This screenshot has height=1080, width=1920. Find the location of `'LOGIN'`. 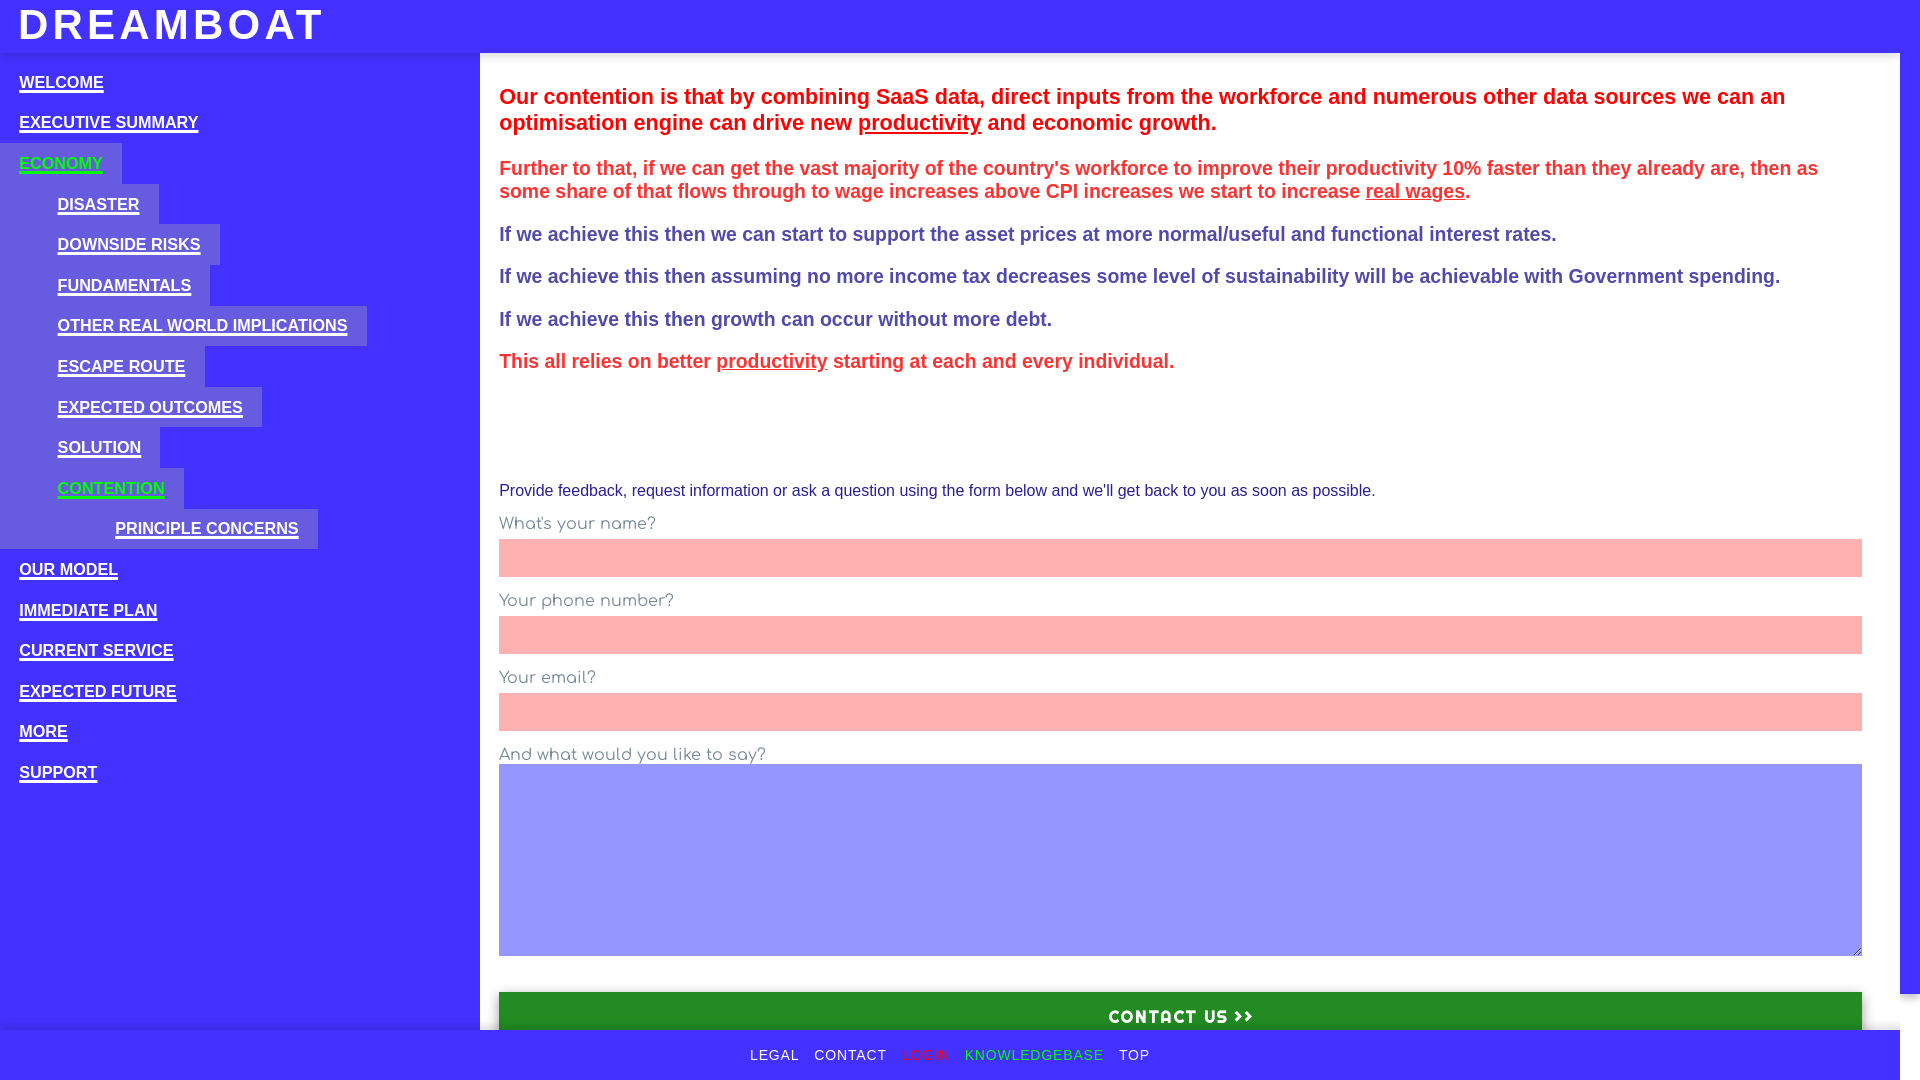

'LOGIN' is located at coordinates (925, 1054).